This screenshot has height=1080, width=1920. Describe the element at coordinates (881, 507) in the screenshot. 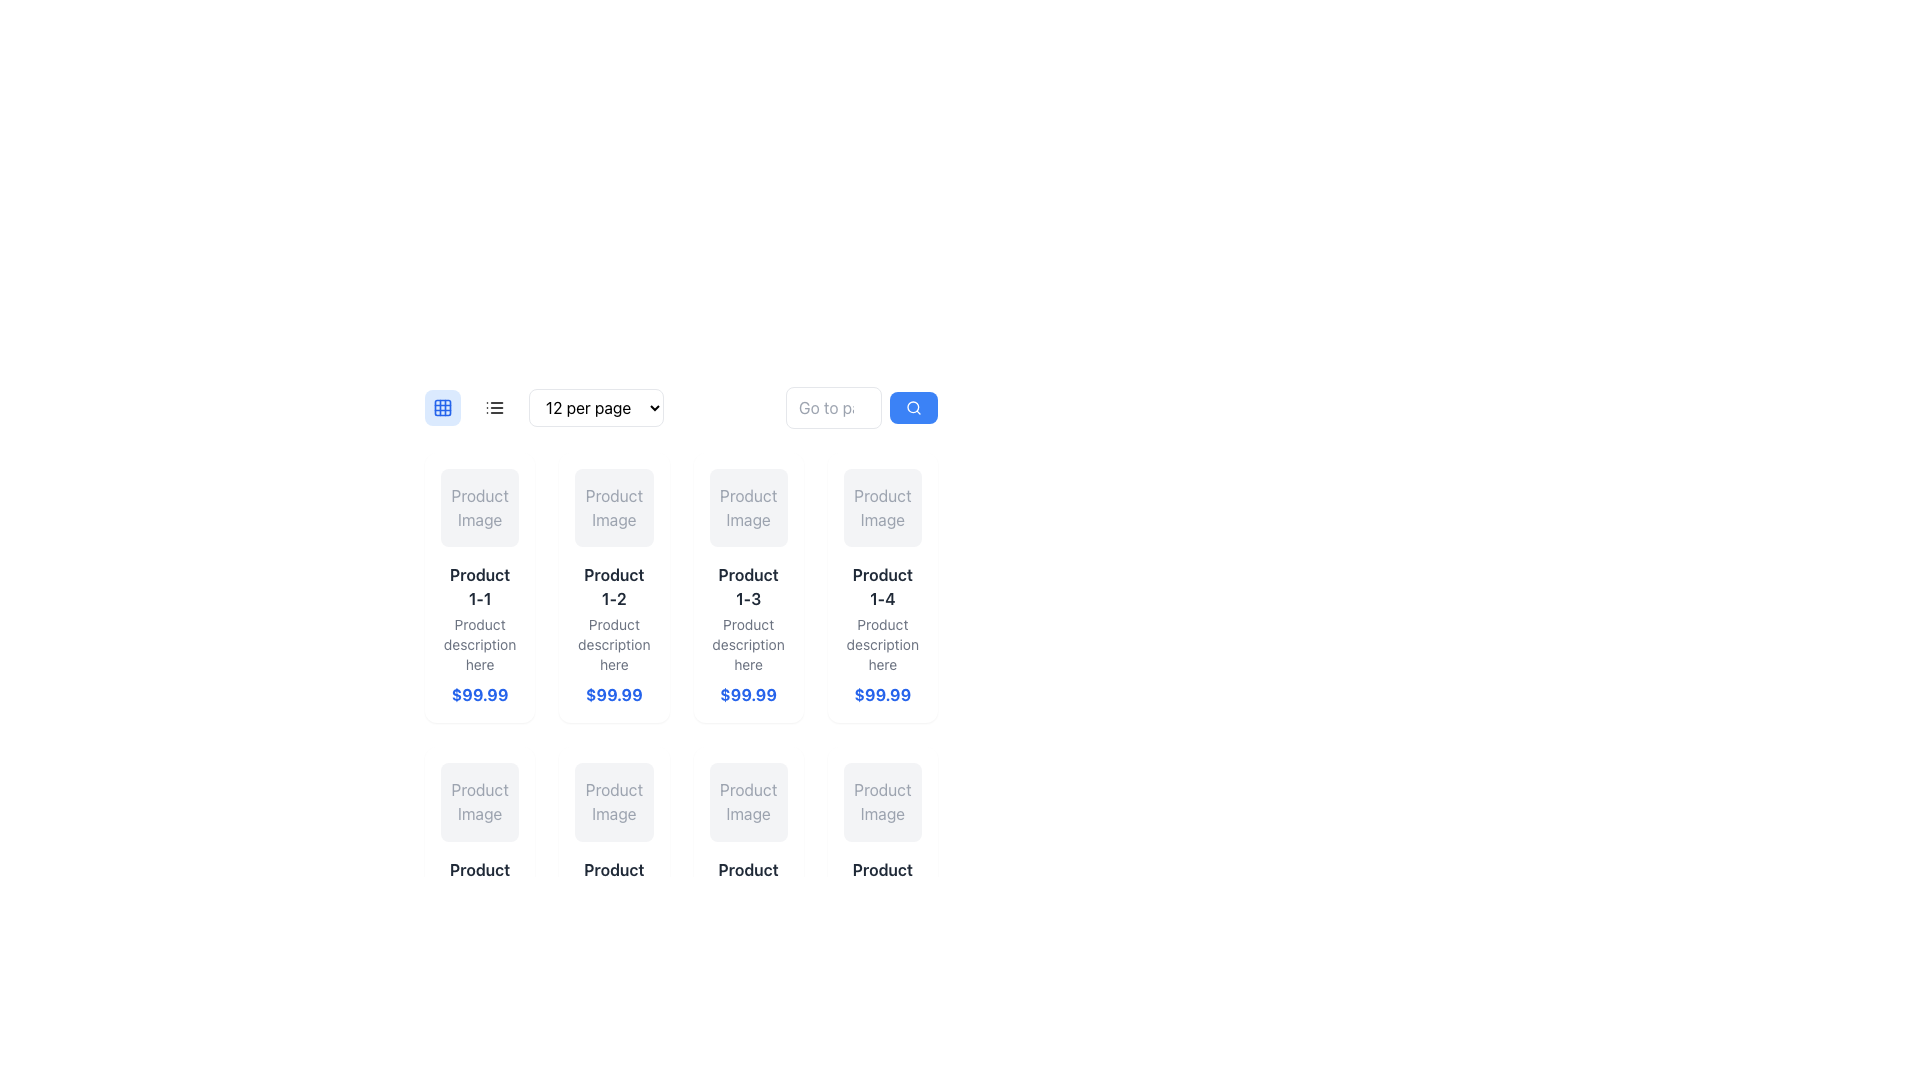

I see `the image placeholder with light gray background and 'Product Image' text, located in the fourth column of the first row of the product card grid` at that location.